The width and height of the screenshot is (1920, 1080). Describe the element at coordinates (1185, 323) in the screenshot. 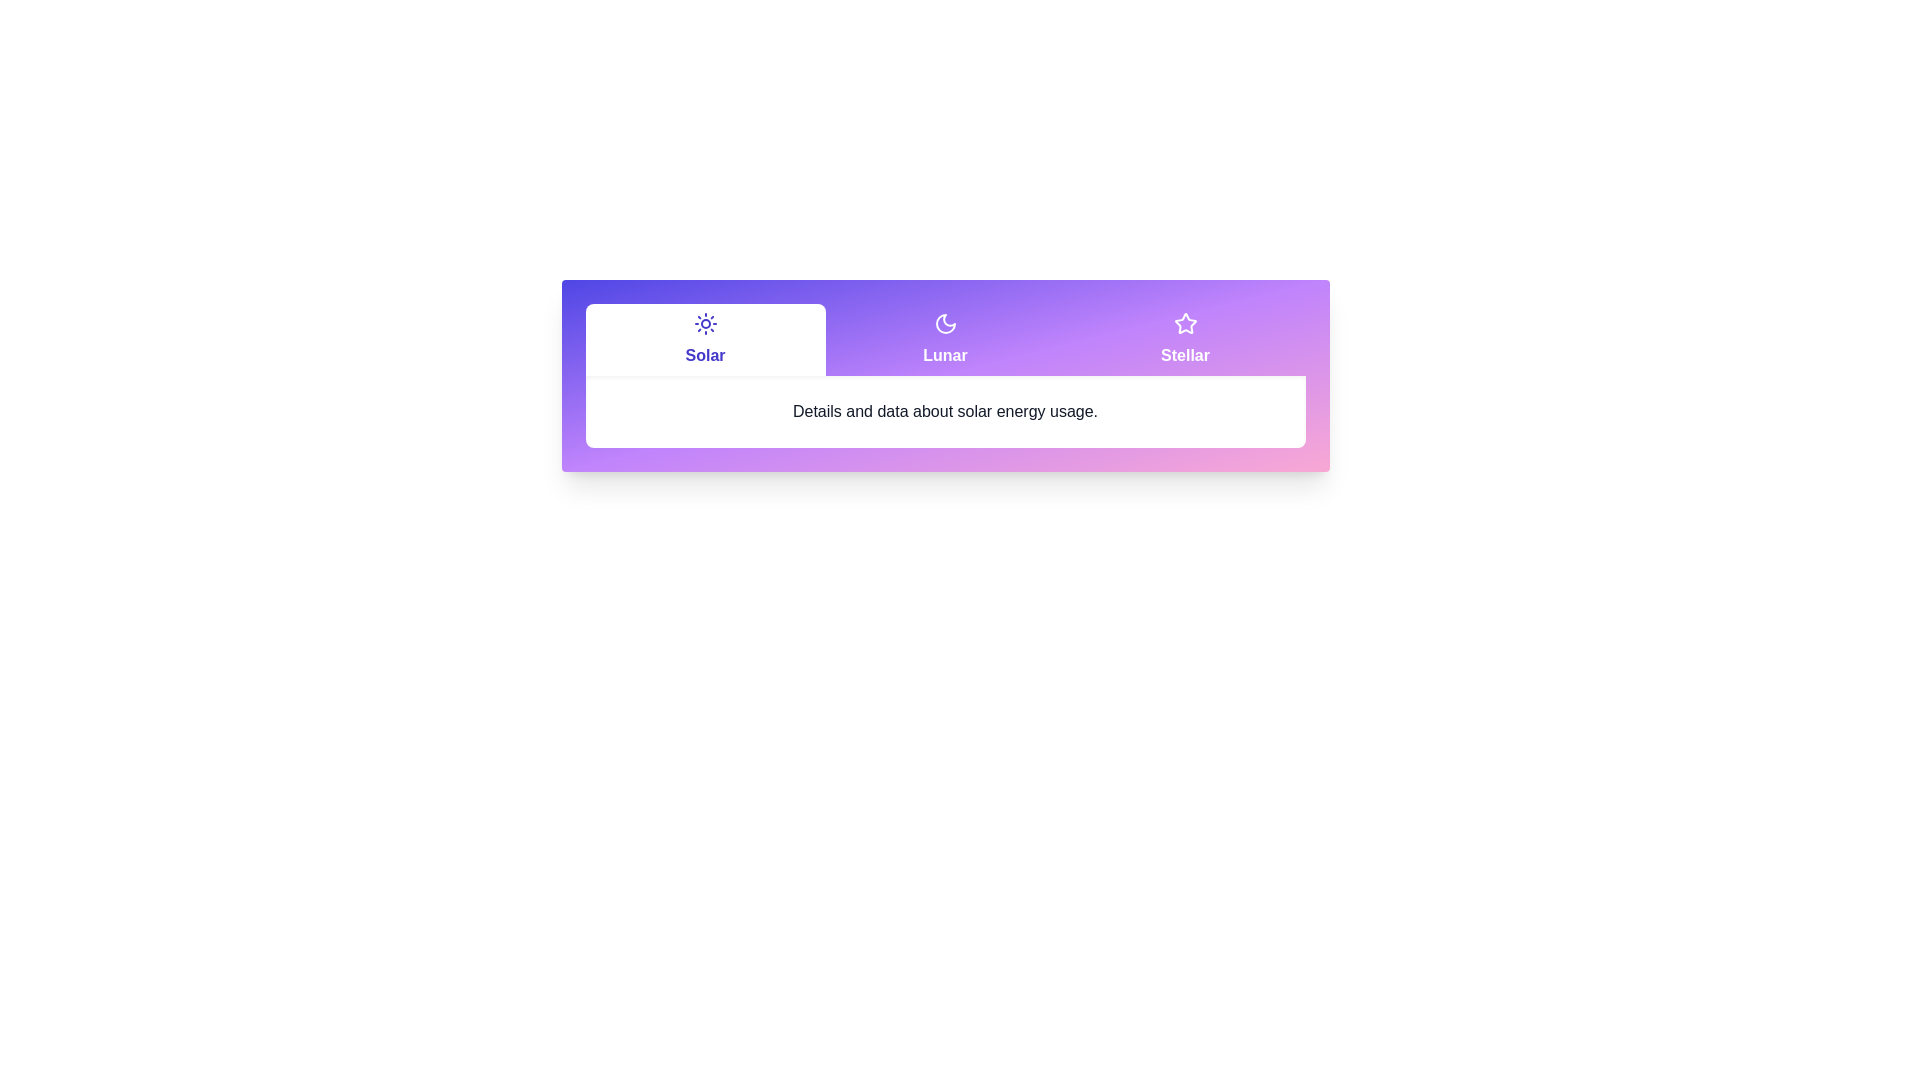

I see `the tab header icon corresponding to the Stellar tab` at that location.